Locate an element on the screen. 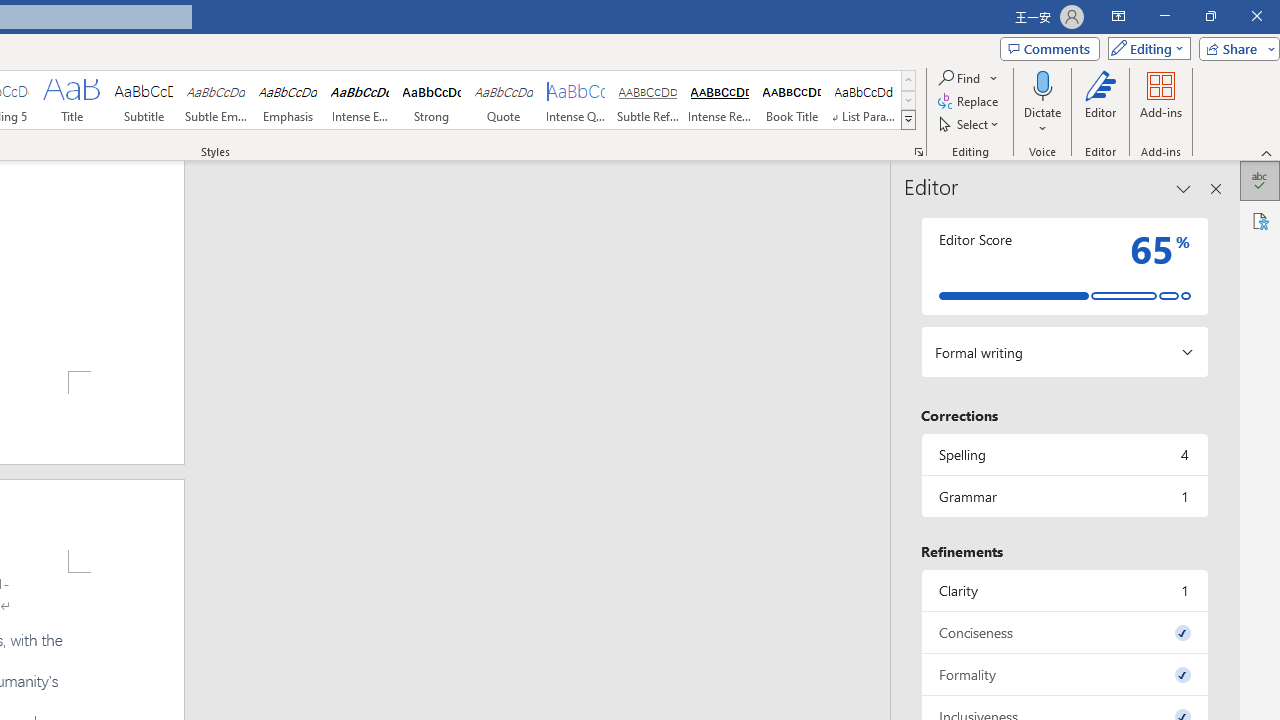 This screenshot has height=720, width=1280. 'Intense Reference' is located at coordinates (720, 100).